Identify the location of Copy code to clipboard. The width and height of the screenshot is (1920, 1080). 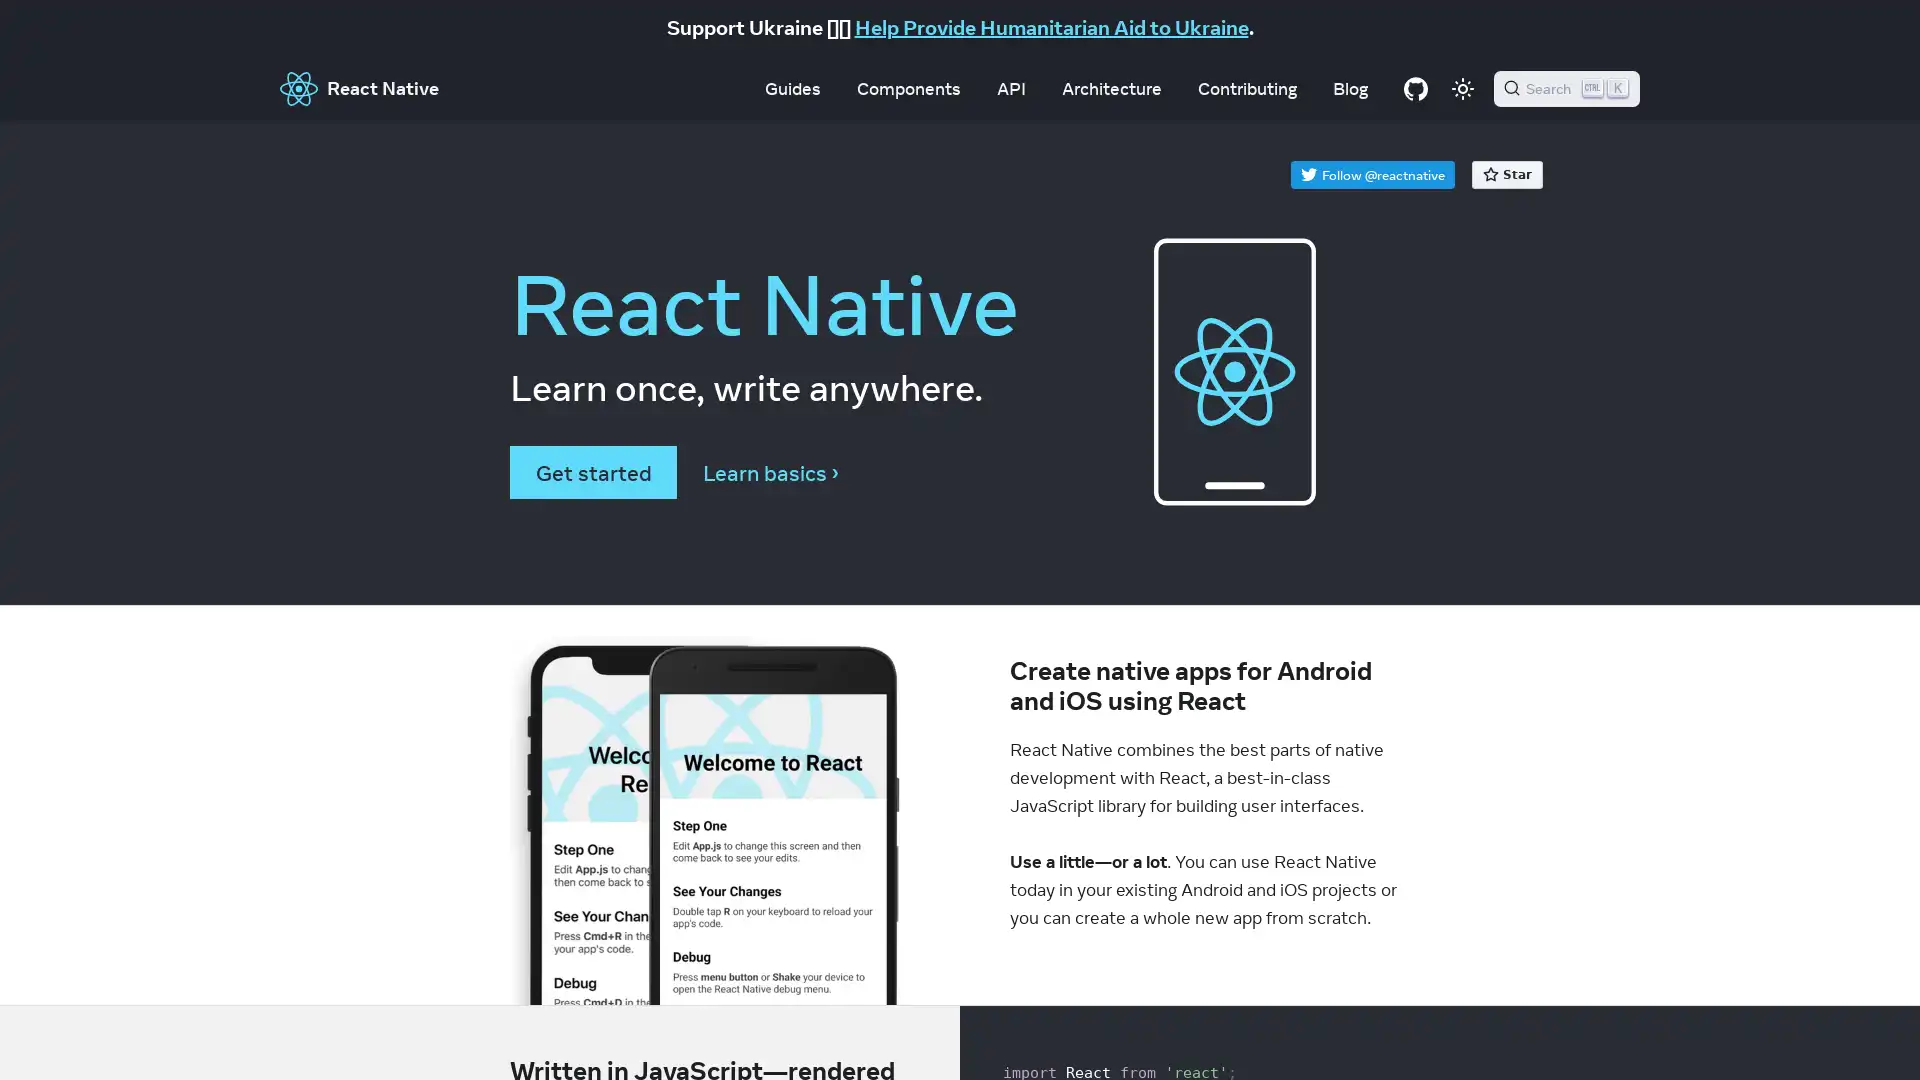
(1382, 1031).